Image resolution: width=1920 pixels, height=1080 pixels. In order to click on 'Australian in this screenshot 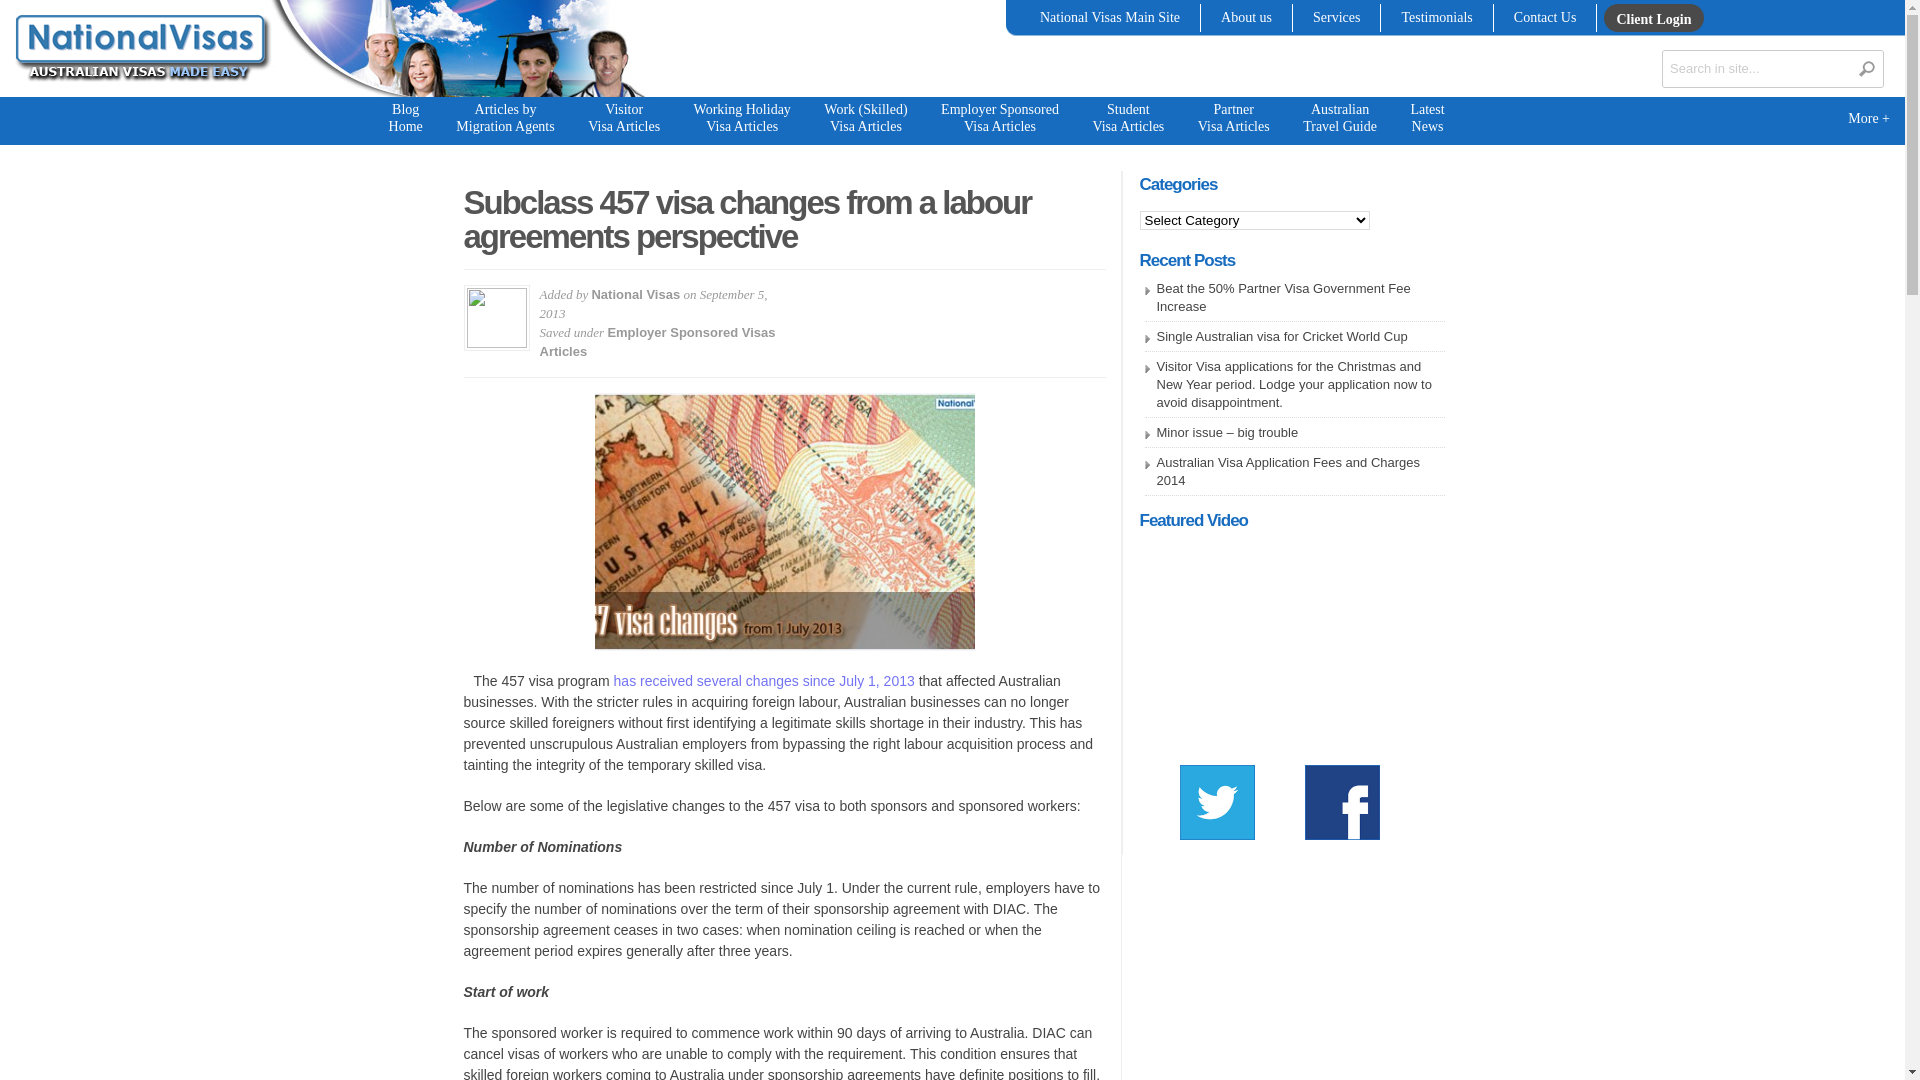, I will do `click(1339, 119)`.